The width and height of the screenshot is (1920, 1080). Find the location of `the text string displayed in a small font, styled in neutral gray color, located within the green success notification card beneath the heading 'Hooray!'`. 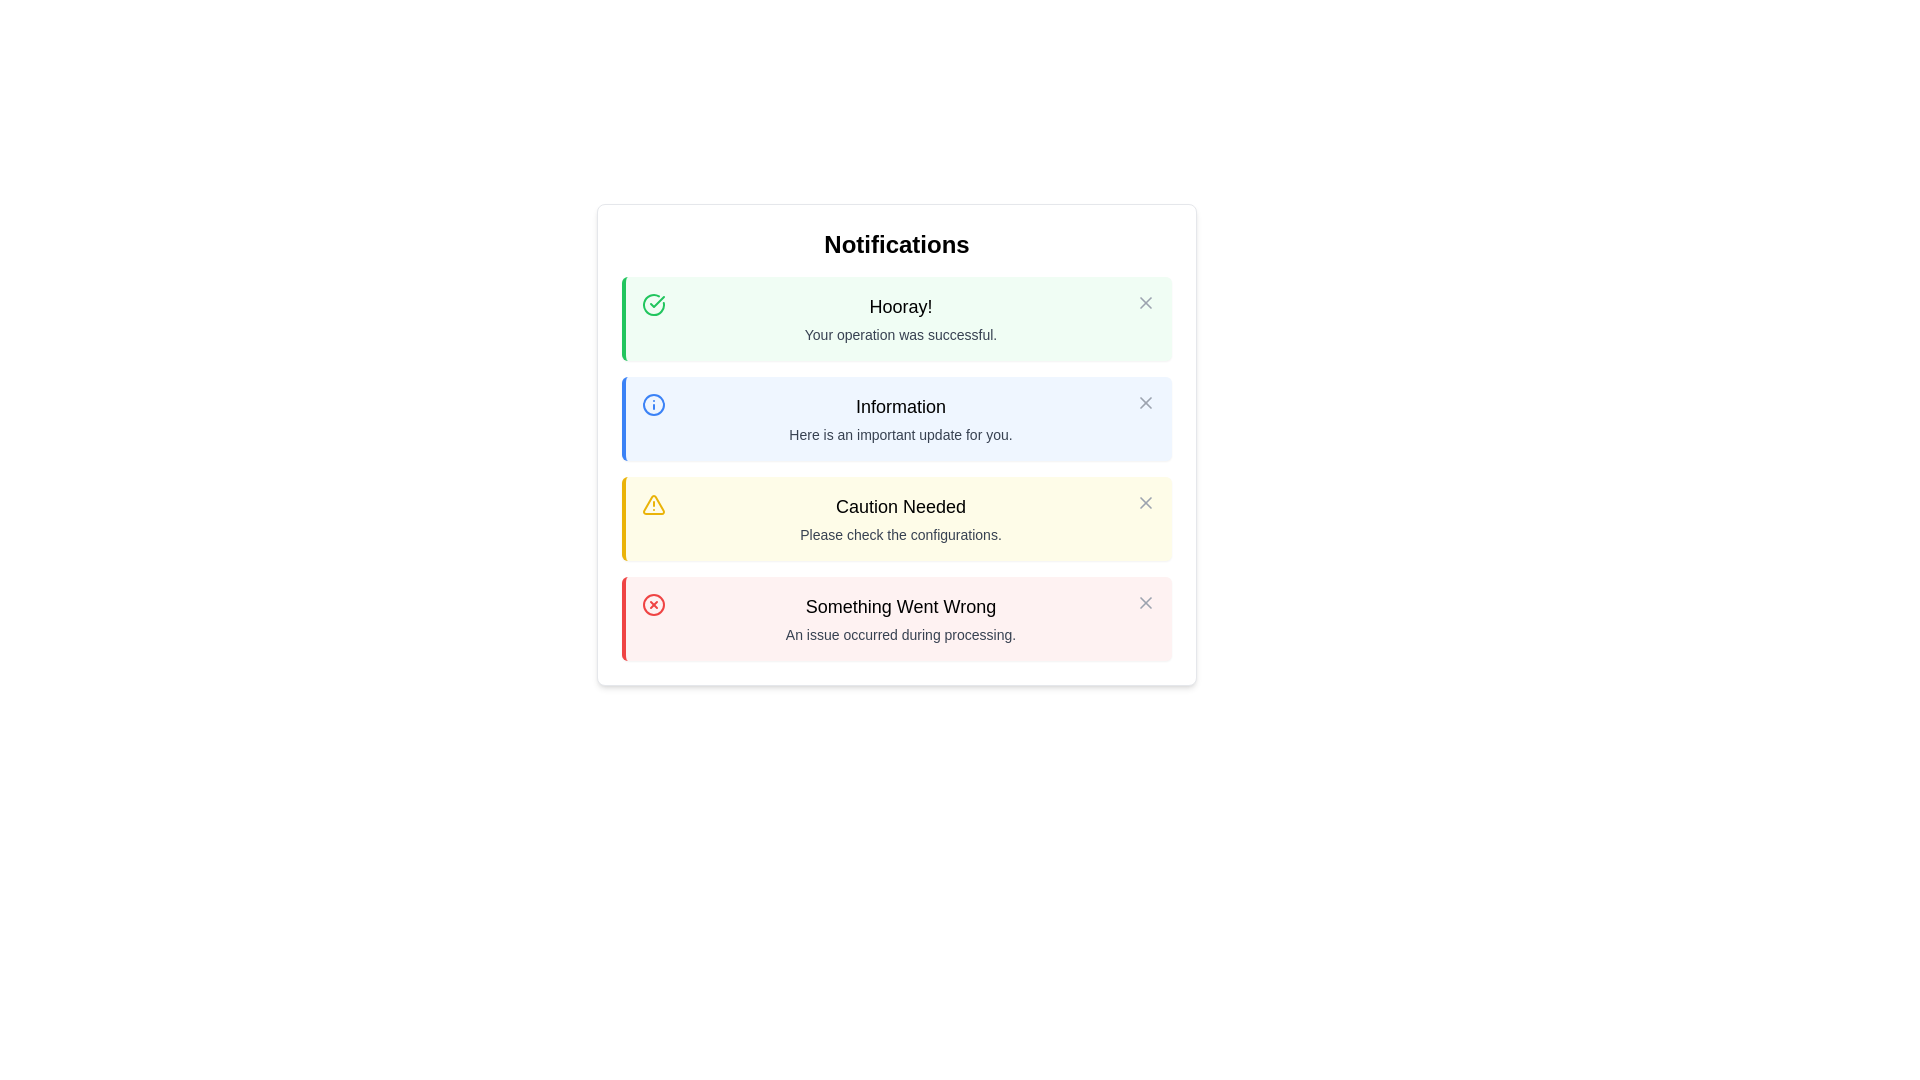

the text string displayed in a small font, styled in neutral gray color, located within the green success notification card beneath the heading 'Hooray!' is located at coordinates (900, 334).